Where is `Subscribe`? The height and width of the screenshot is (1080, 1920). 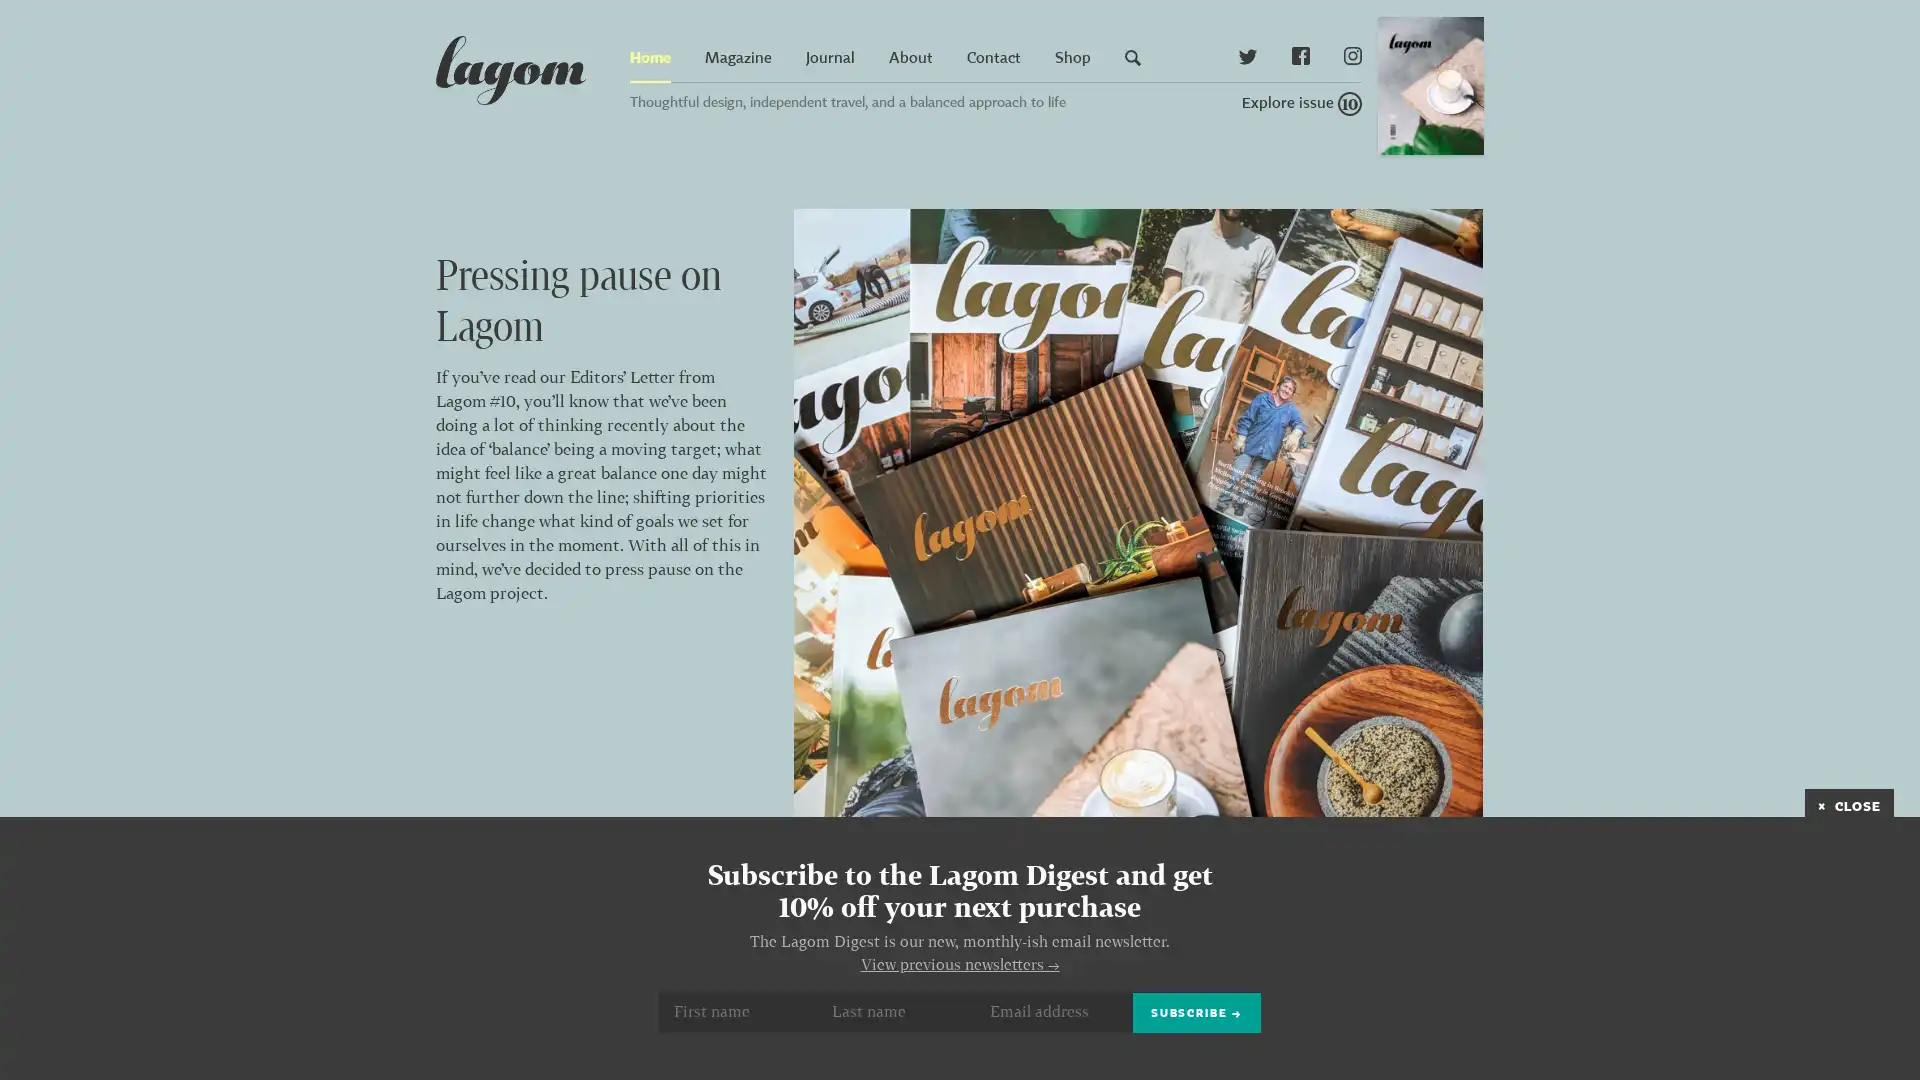
Subscribe is located at coordinates (1196, 1012).